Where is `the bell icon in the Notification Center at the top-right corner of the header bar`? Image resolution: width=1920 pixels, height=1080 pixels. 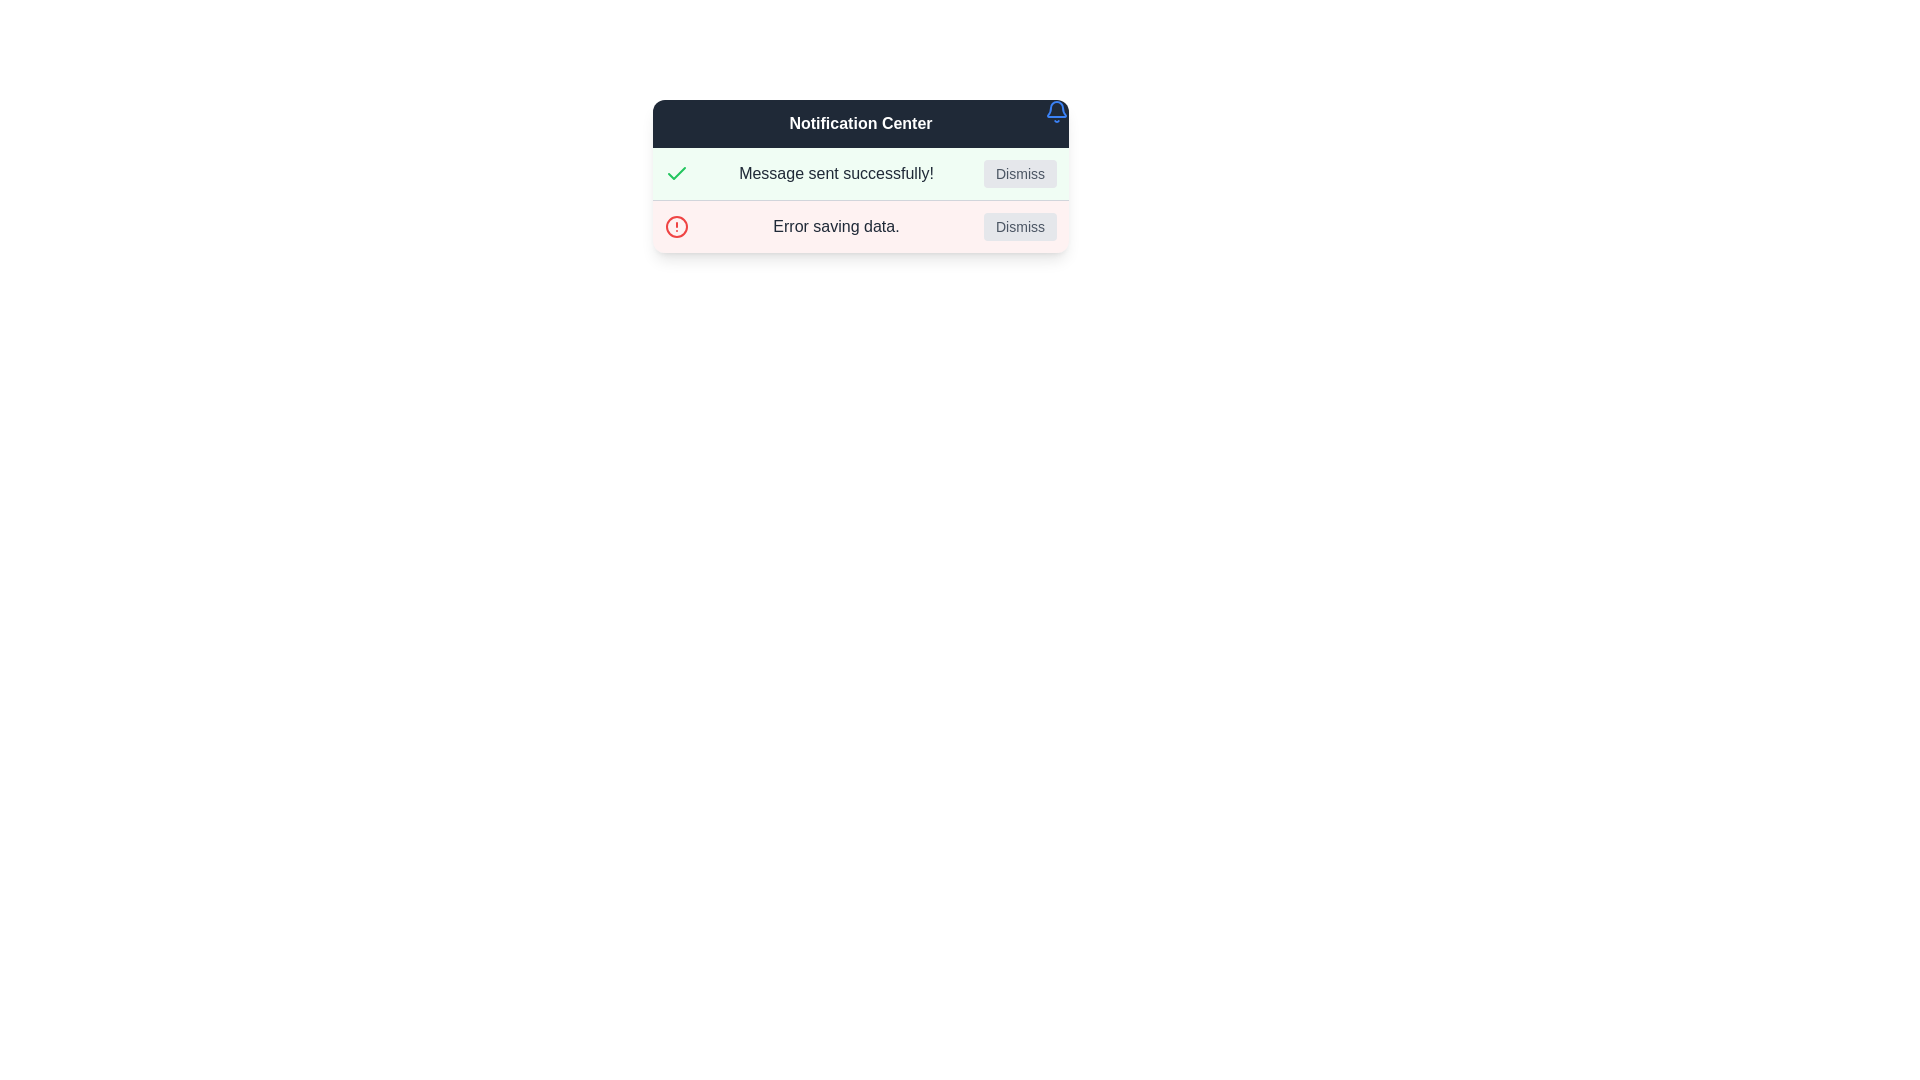
the bell icon in the Notification Center at the top-right corner of the header bar is located at coordinates (1055, 111).